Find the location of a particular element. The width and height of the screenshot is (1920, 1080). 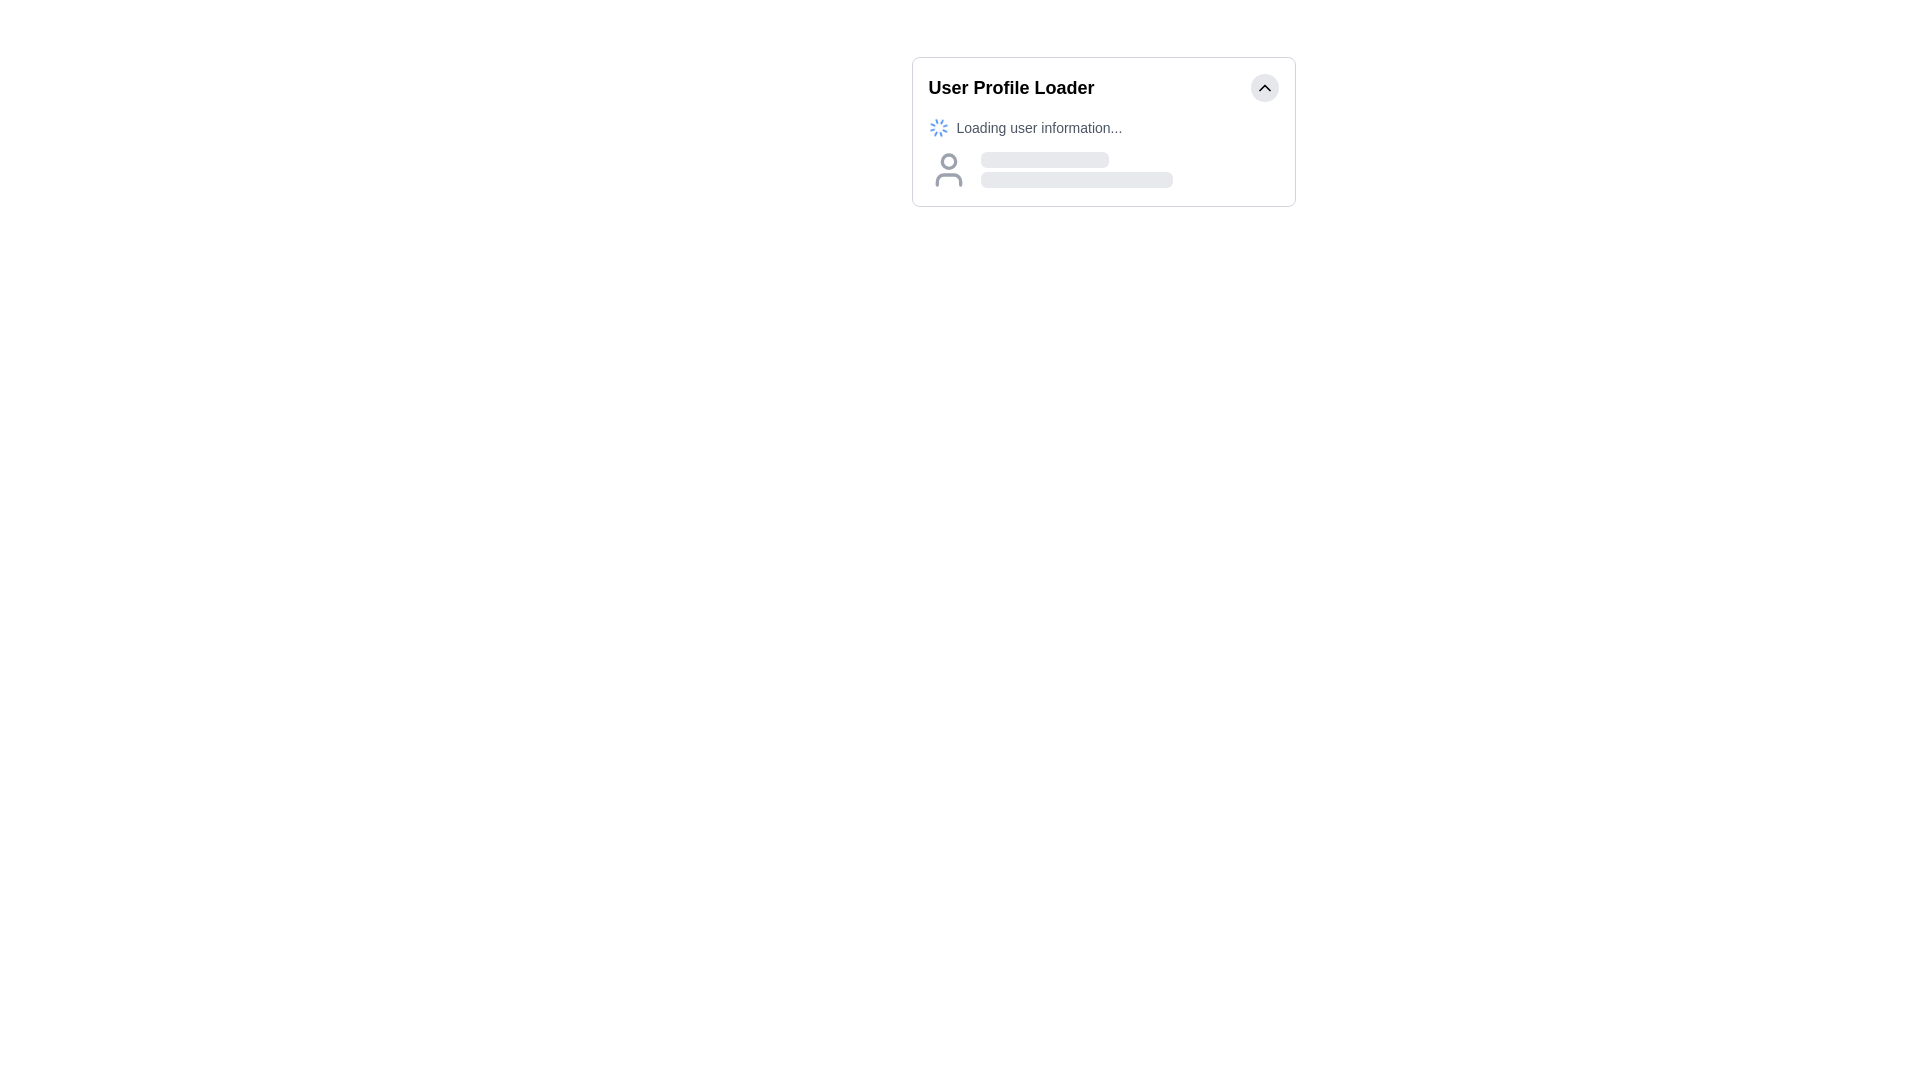

the Placeholder Loader Bar located in the second row of the 'User Profile Loader' card layout, which acts as a visual placeholder for a data field that is currently loading or unavailable is located at coordinates (1075, 180).